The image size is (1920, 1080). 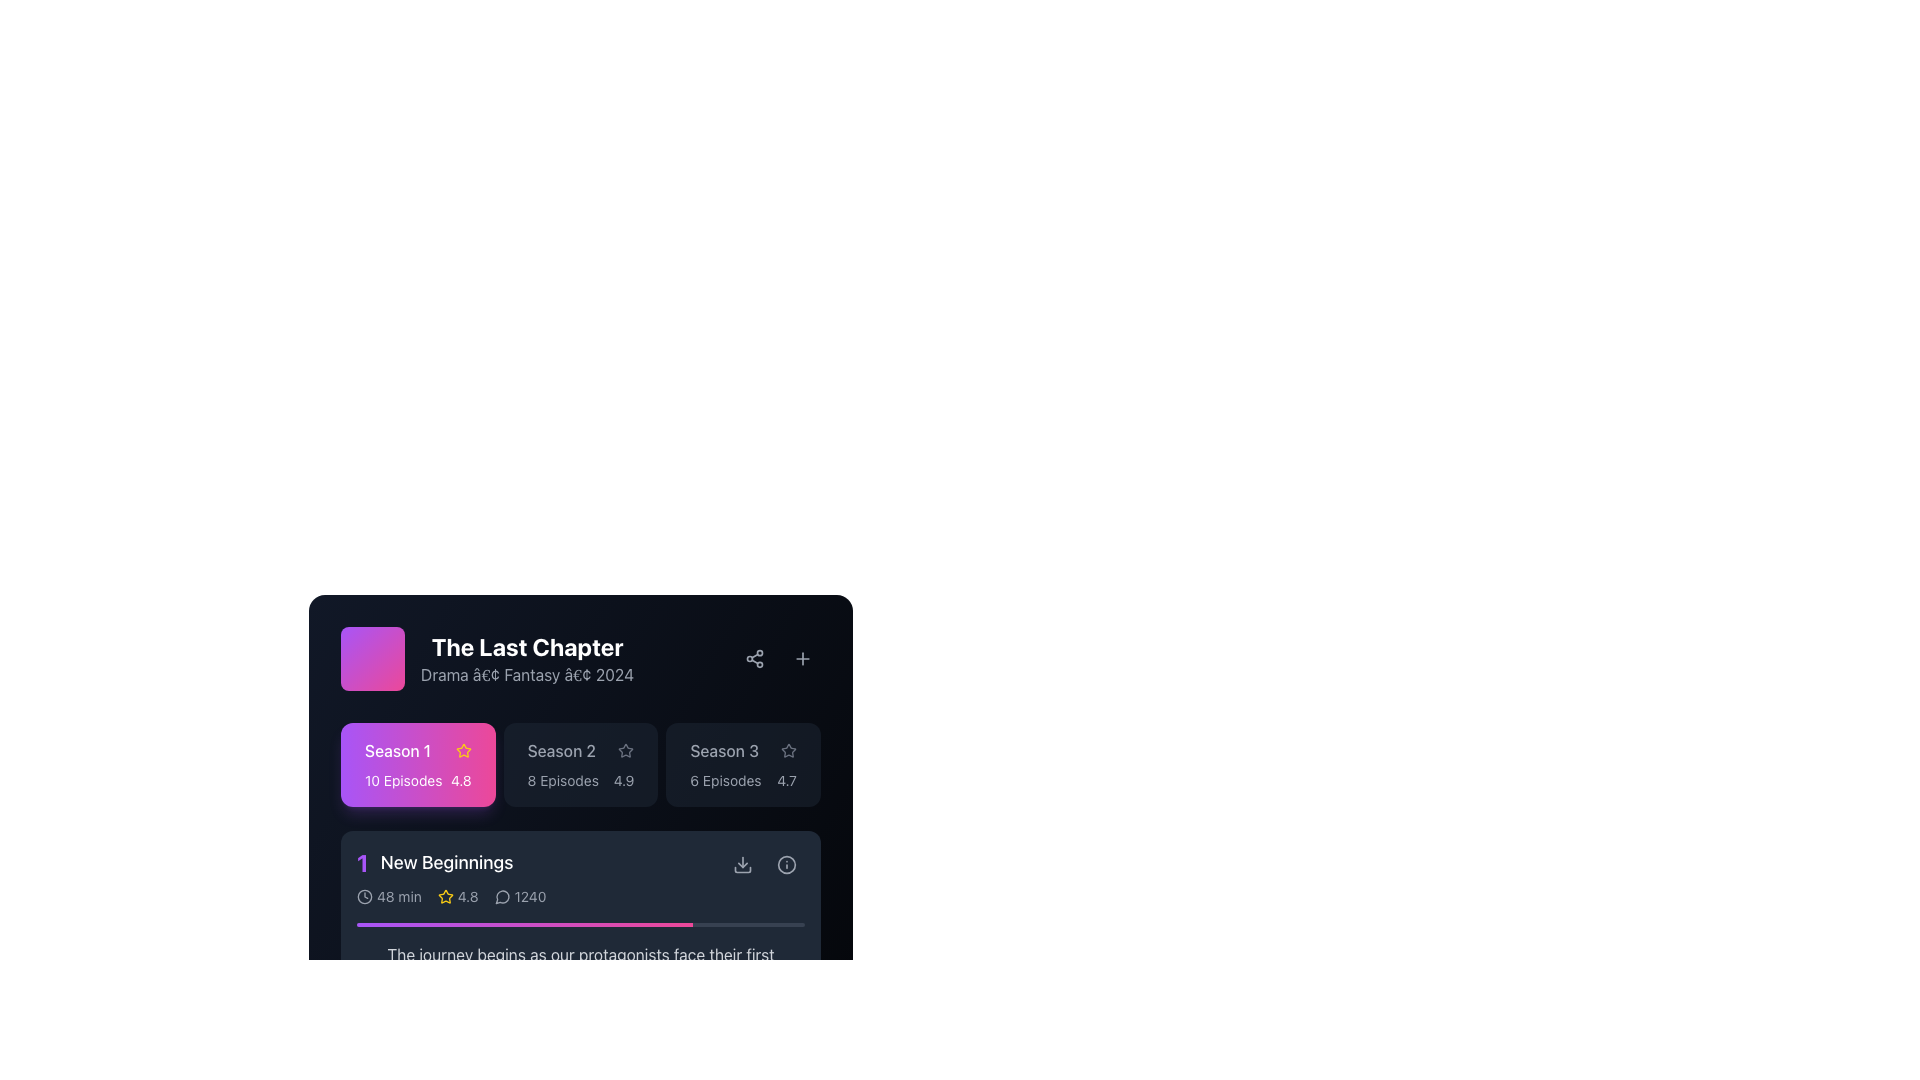 I want to click on the star-shaped yellow icon that serves as a rating or favorite indicator, located to the right of the 'Season 1' text, so click(x=462, y=751).